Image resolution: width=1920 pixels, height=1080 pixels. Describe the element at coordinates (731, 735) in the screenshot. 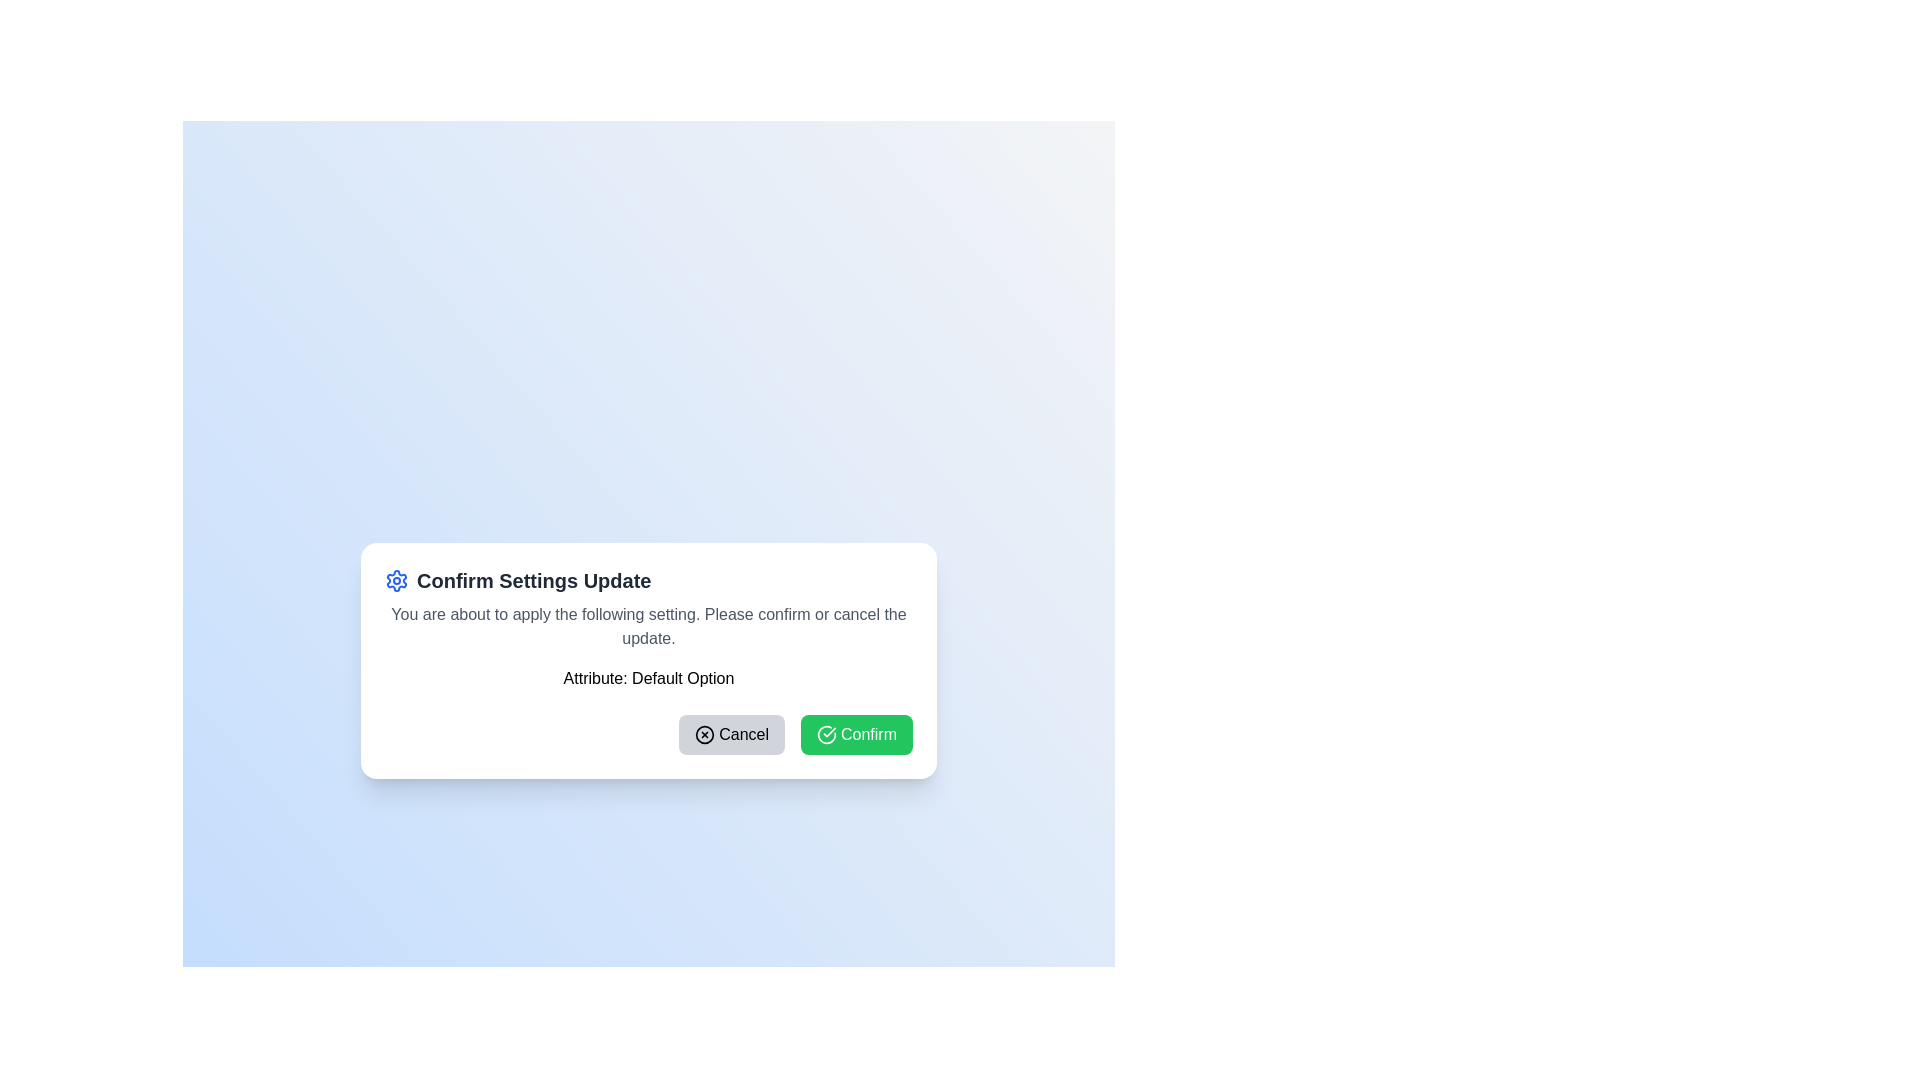

I see `the 'Cancel' button, which has a gray background and contains an icon of a circle with an 'x' and the text 'Cancel', located near the bottom of the dialog box` at that location.